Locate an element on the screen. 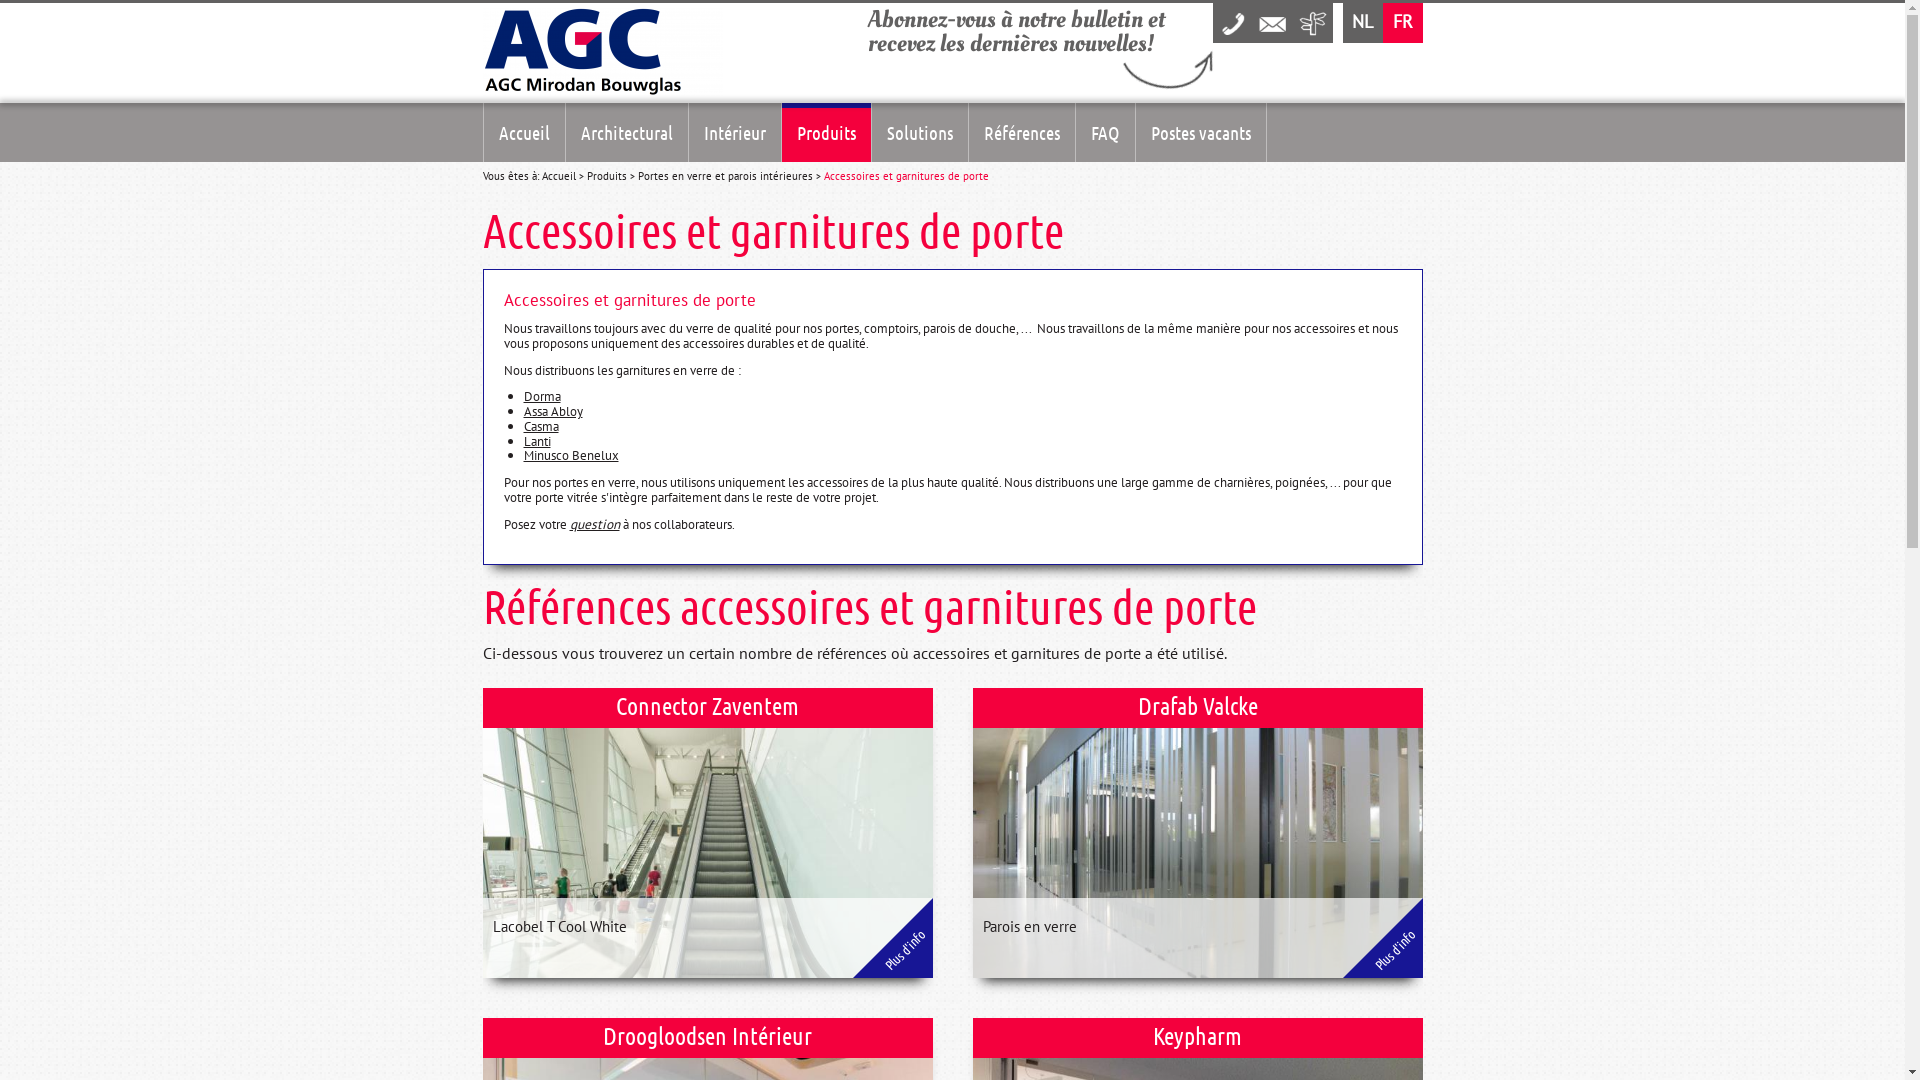 The height and width of the screenshot is (1080, 1920). 'NL' is located at coordinates (1361, 23).